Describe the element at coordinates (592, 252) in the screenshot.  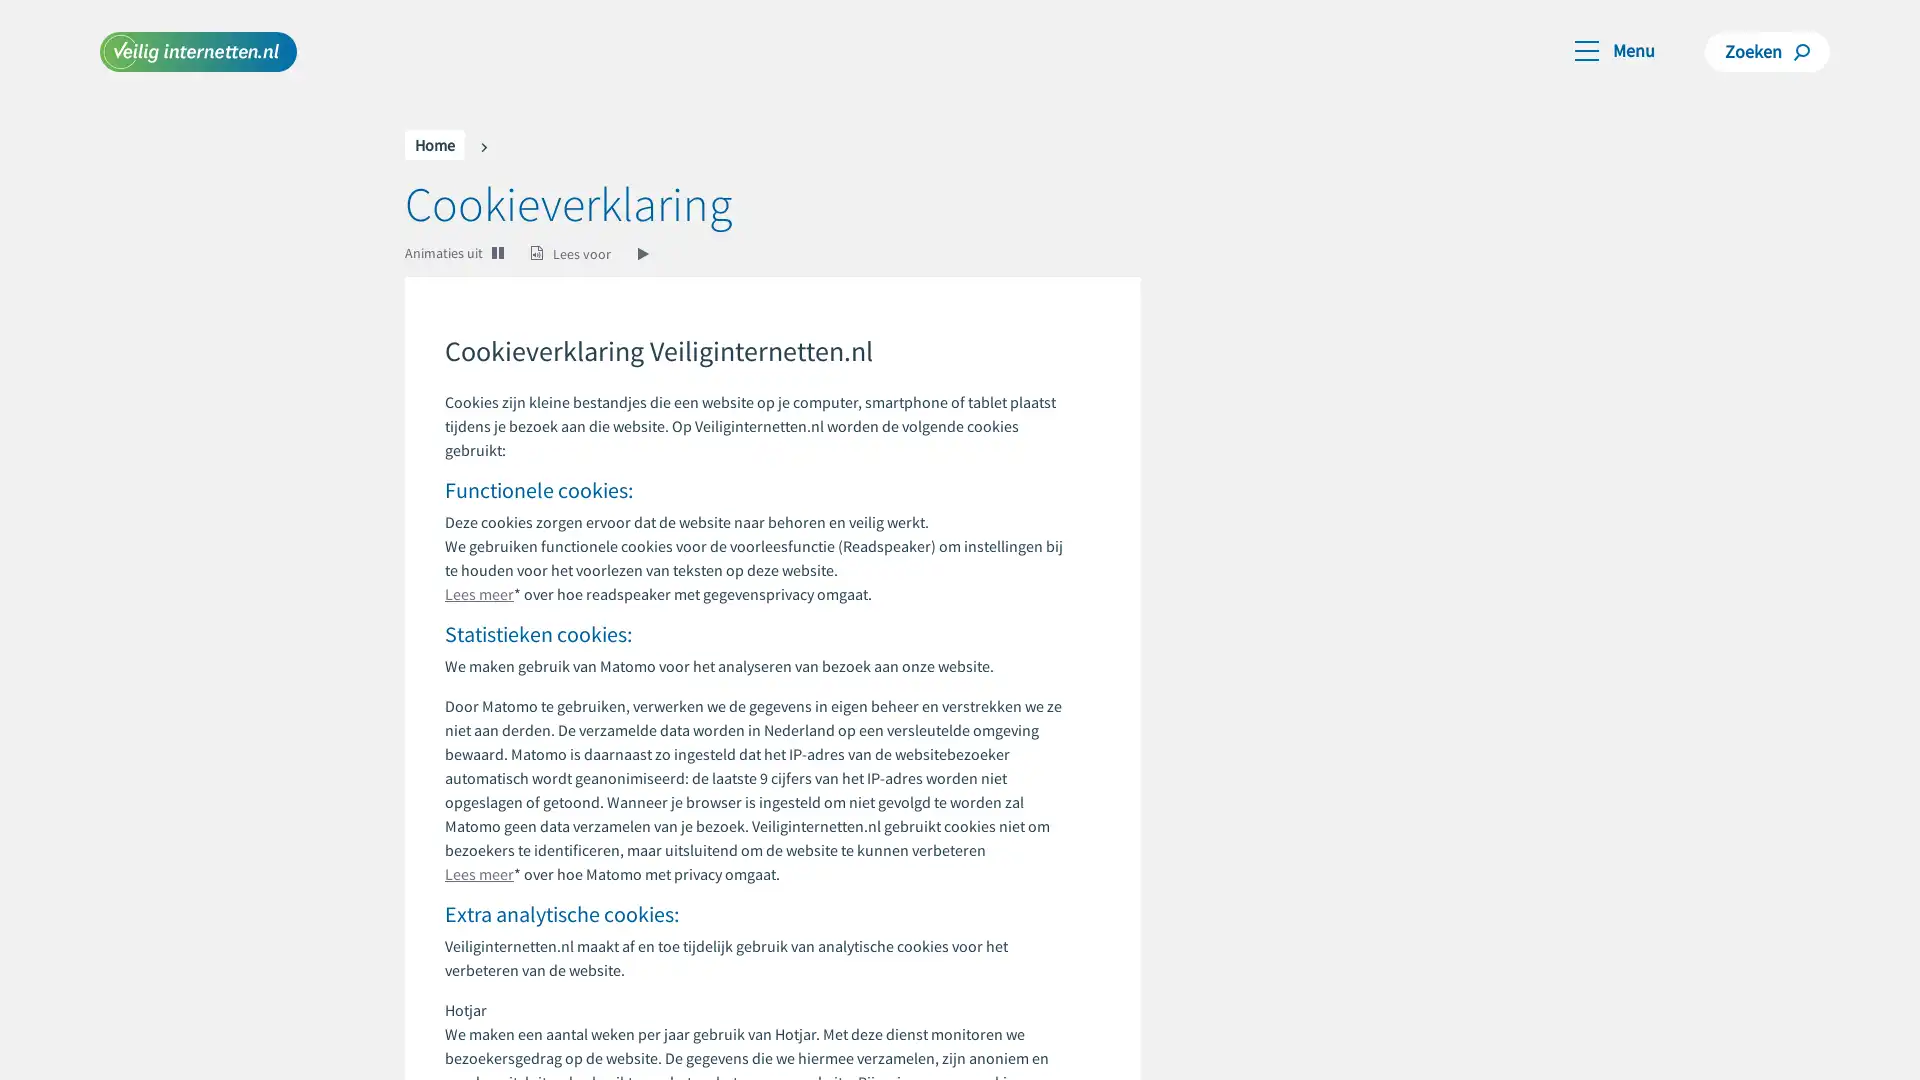
I see `Lees voor` at that location.